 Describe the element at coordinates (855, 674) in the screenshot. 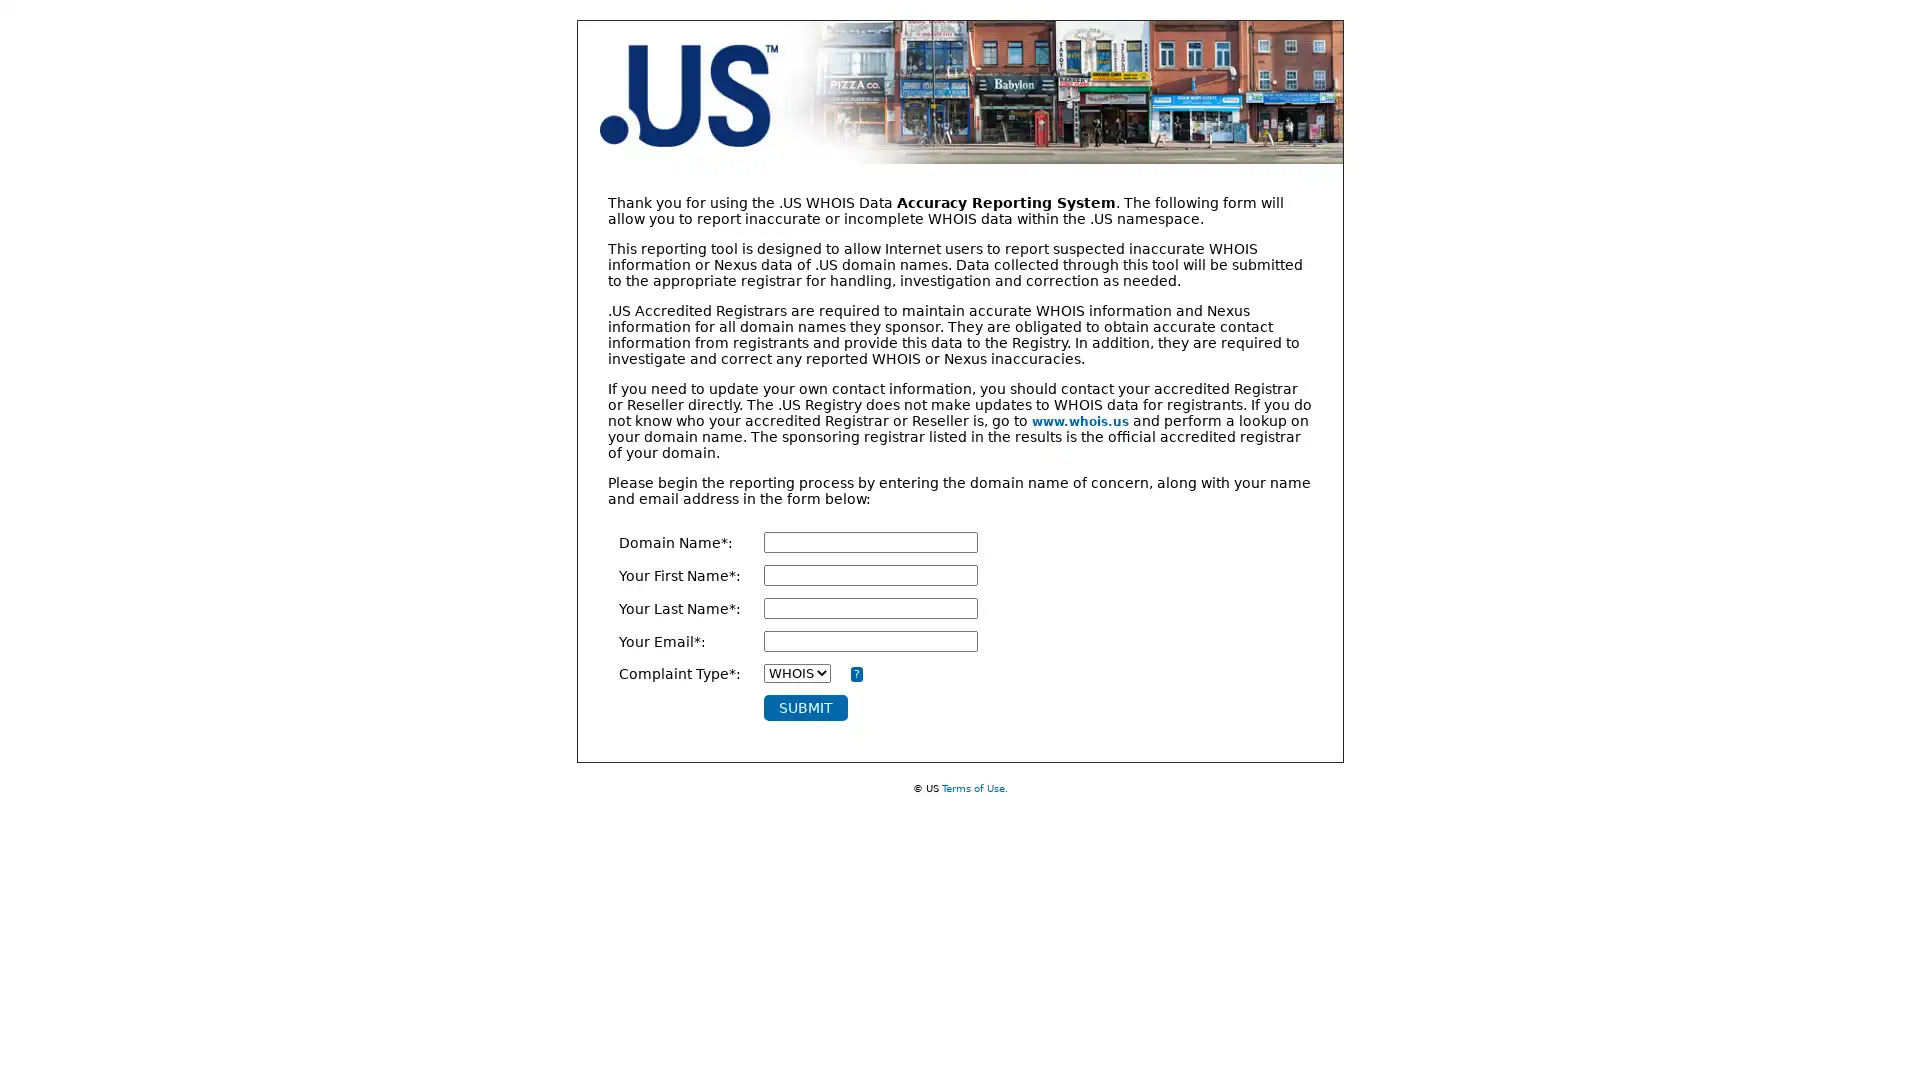

I see `?` at that location.